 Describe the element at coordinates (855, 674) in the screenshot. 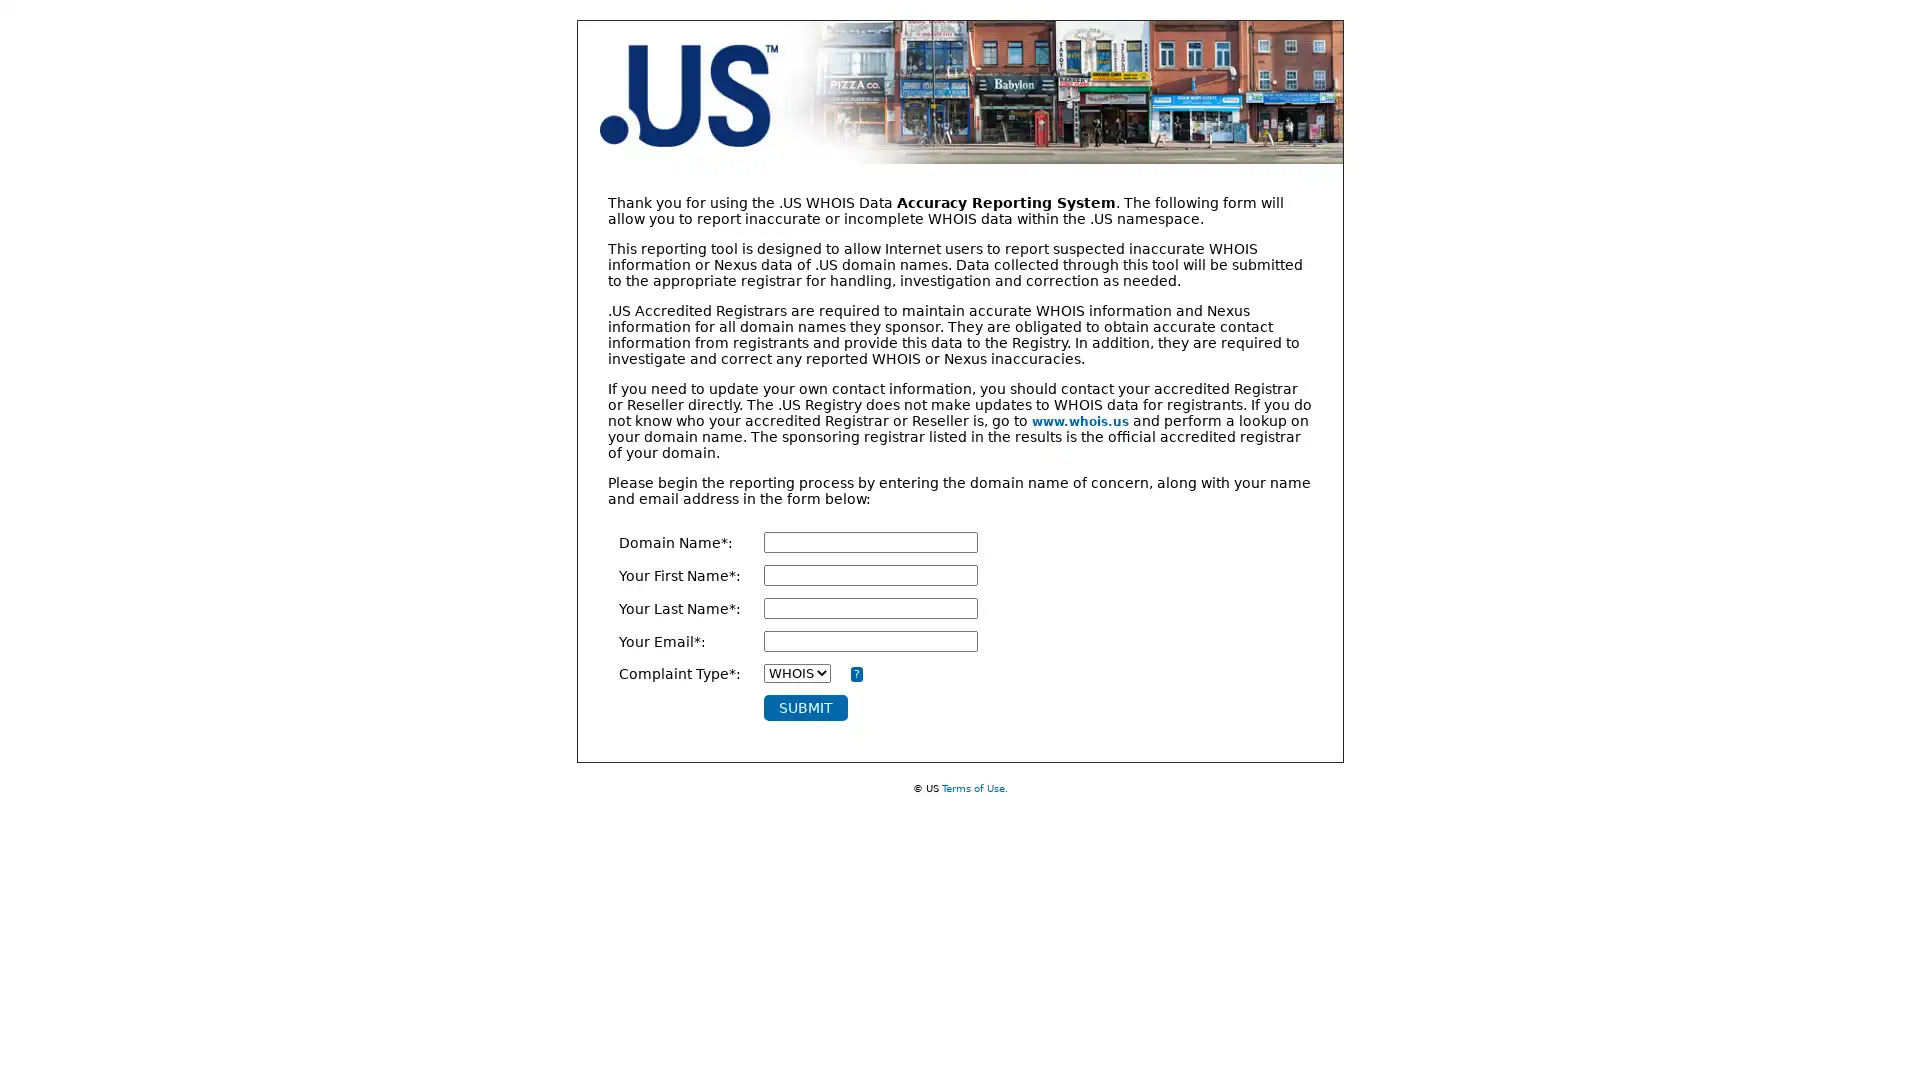

I see `?` at that location.